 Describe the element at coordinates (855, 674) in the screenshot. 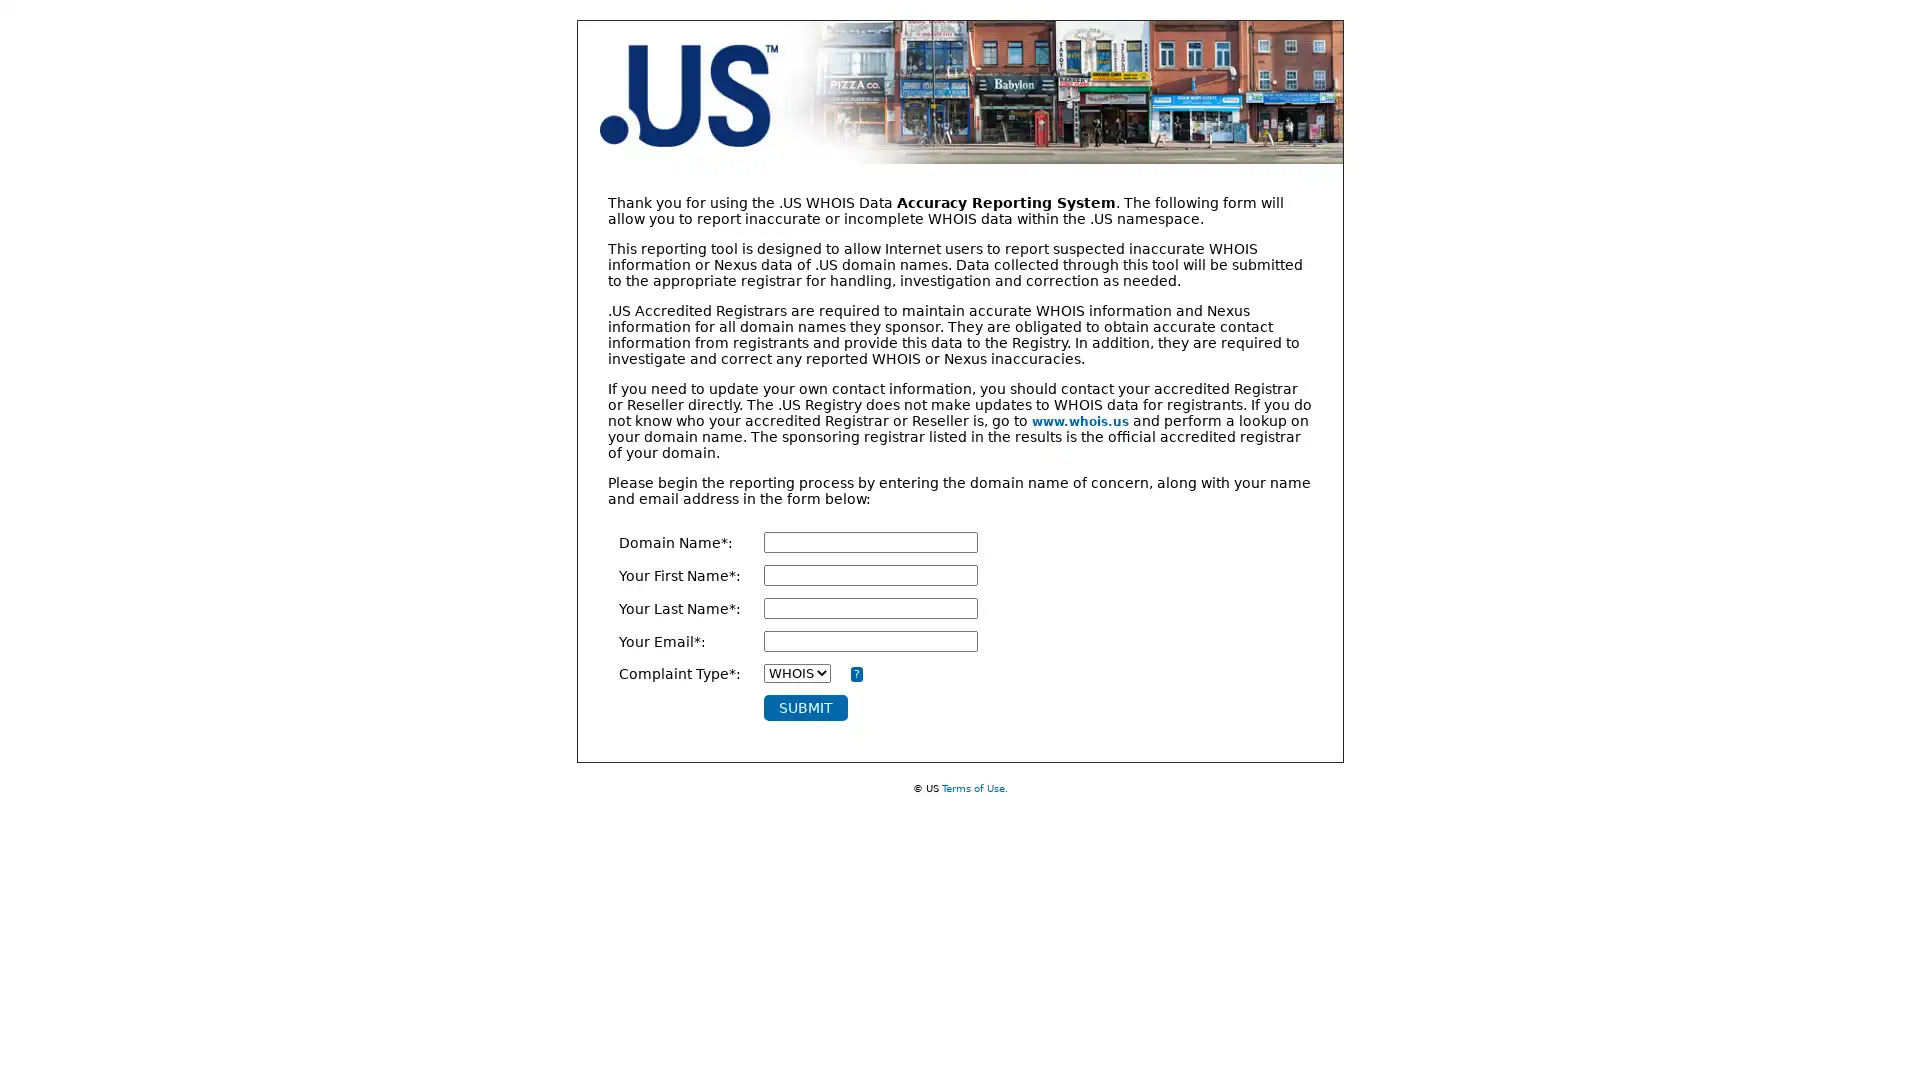

I see `?` at that location.